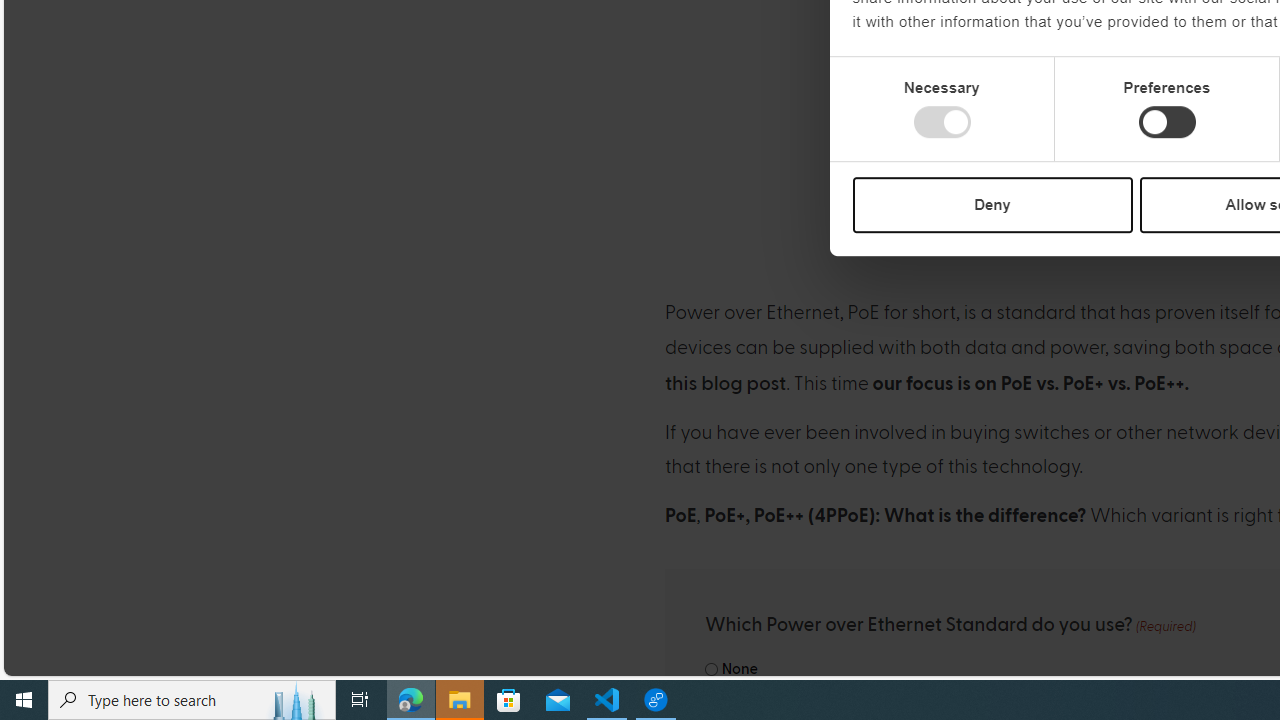  What do you see at coordinates (711, 669) in the screenshot?
I see `'None'` at bounding box center [711, 669].